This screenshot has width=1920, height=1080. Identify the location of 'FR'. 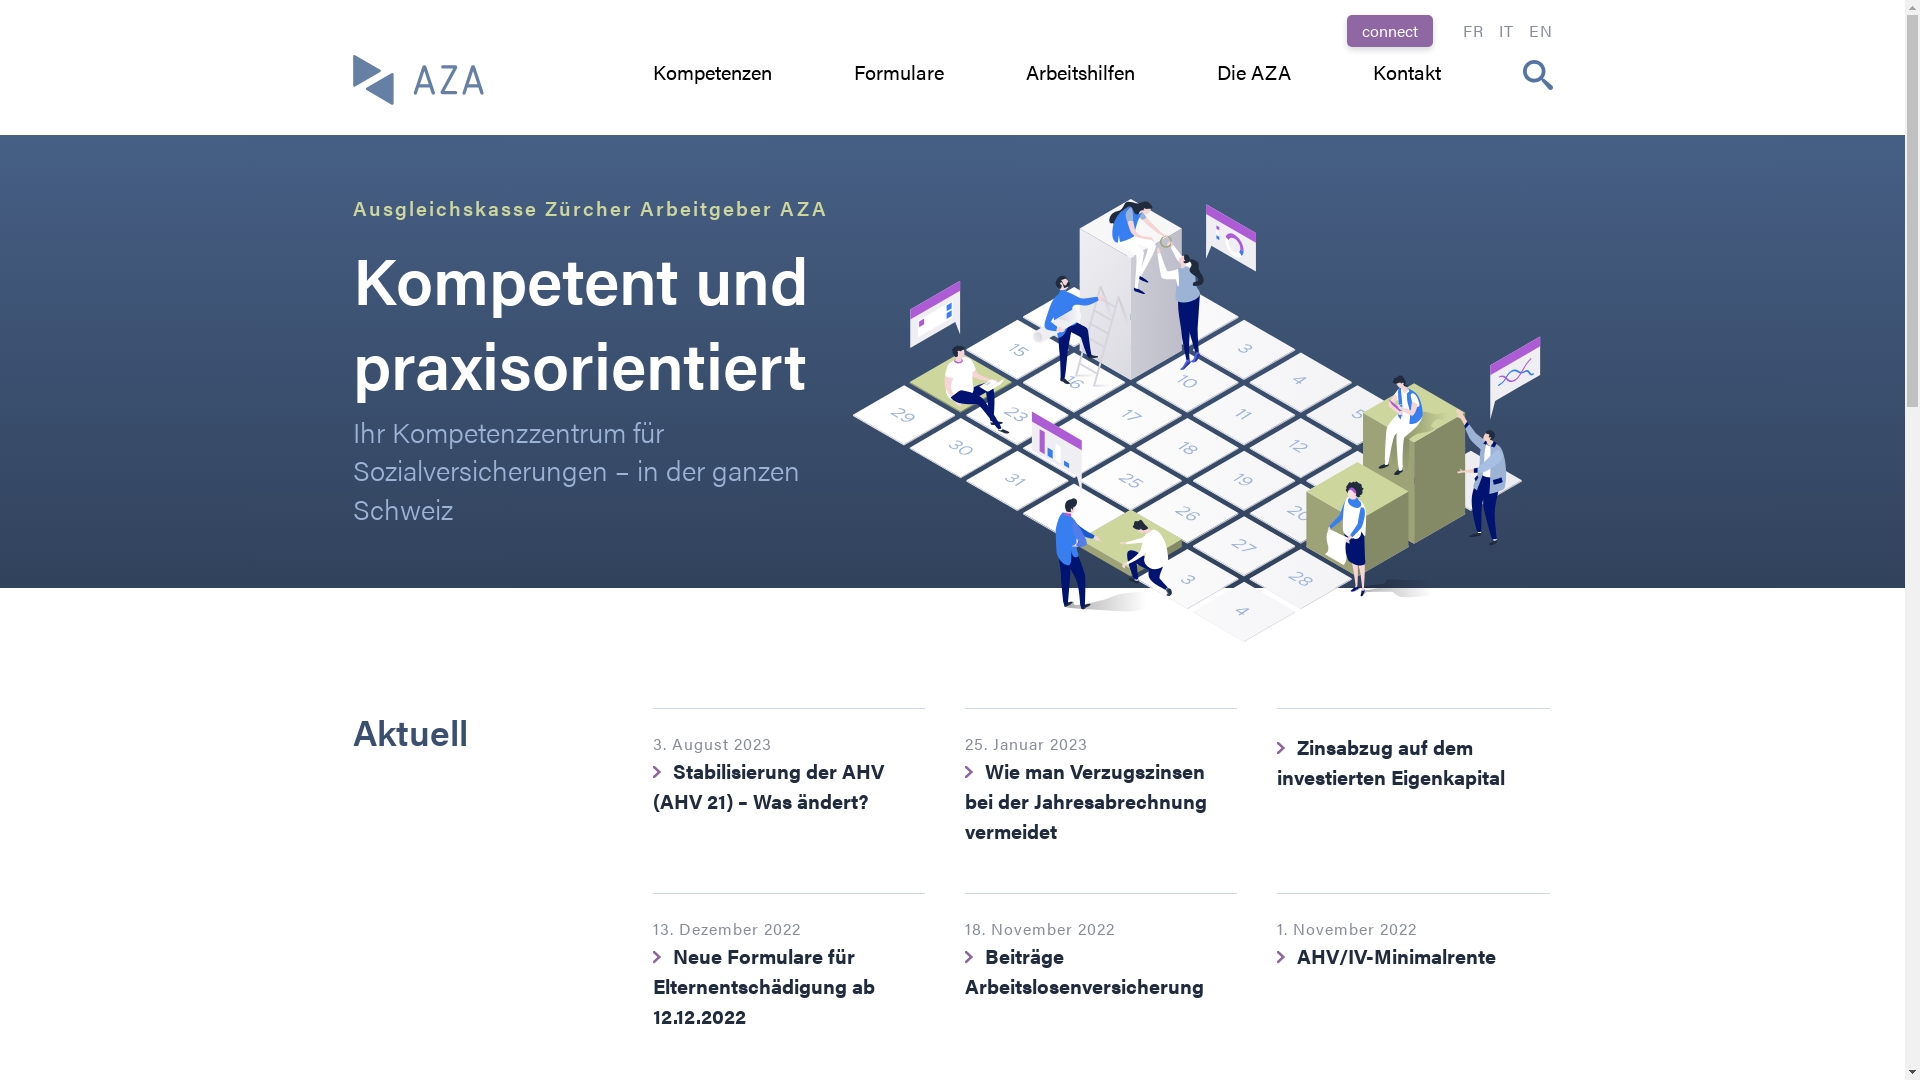
(1472, 30).